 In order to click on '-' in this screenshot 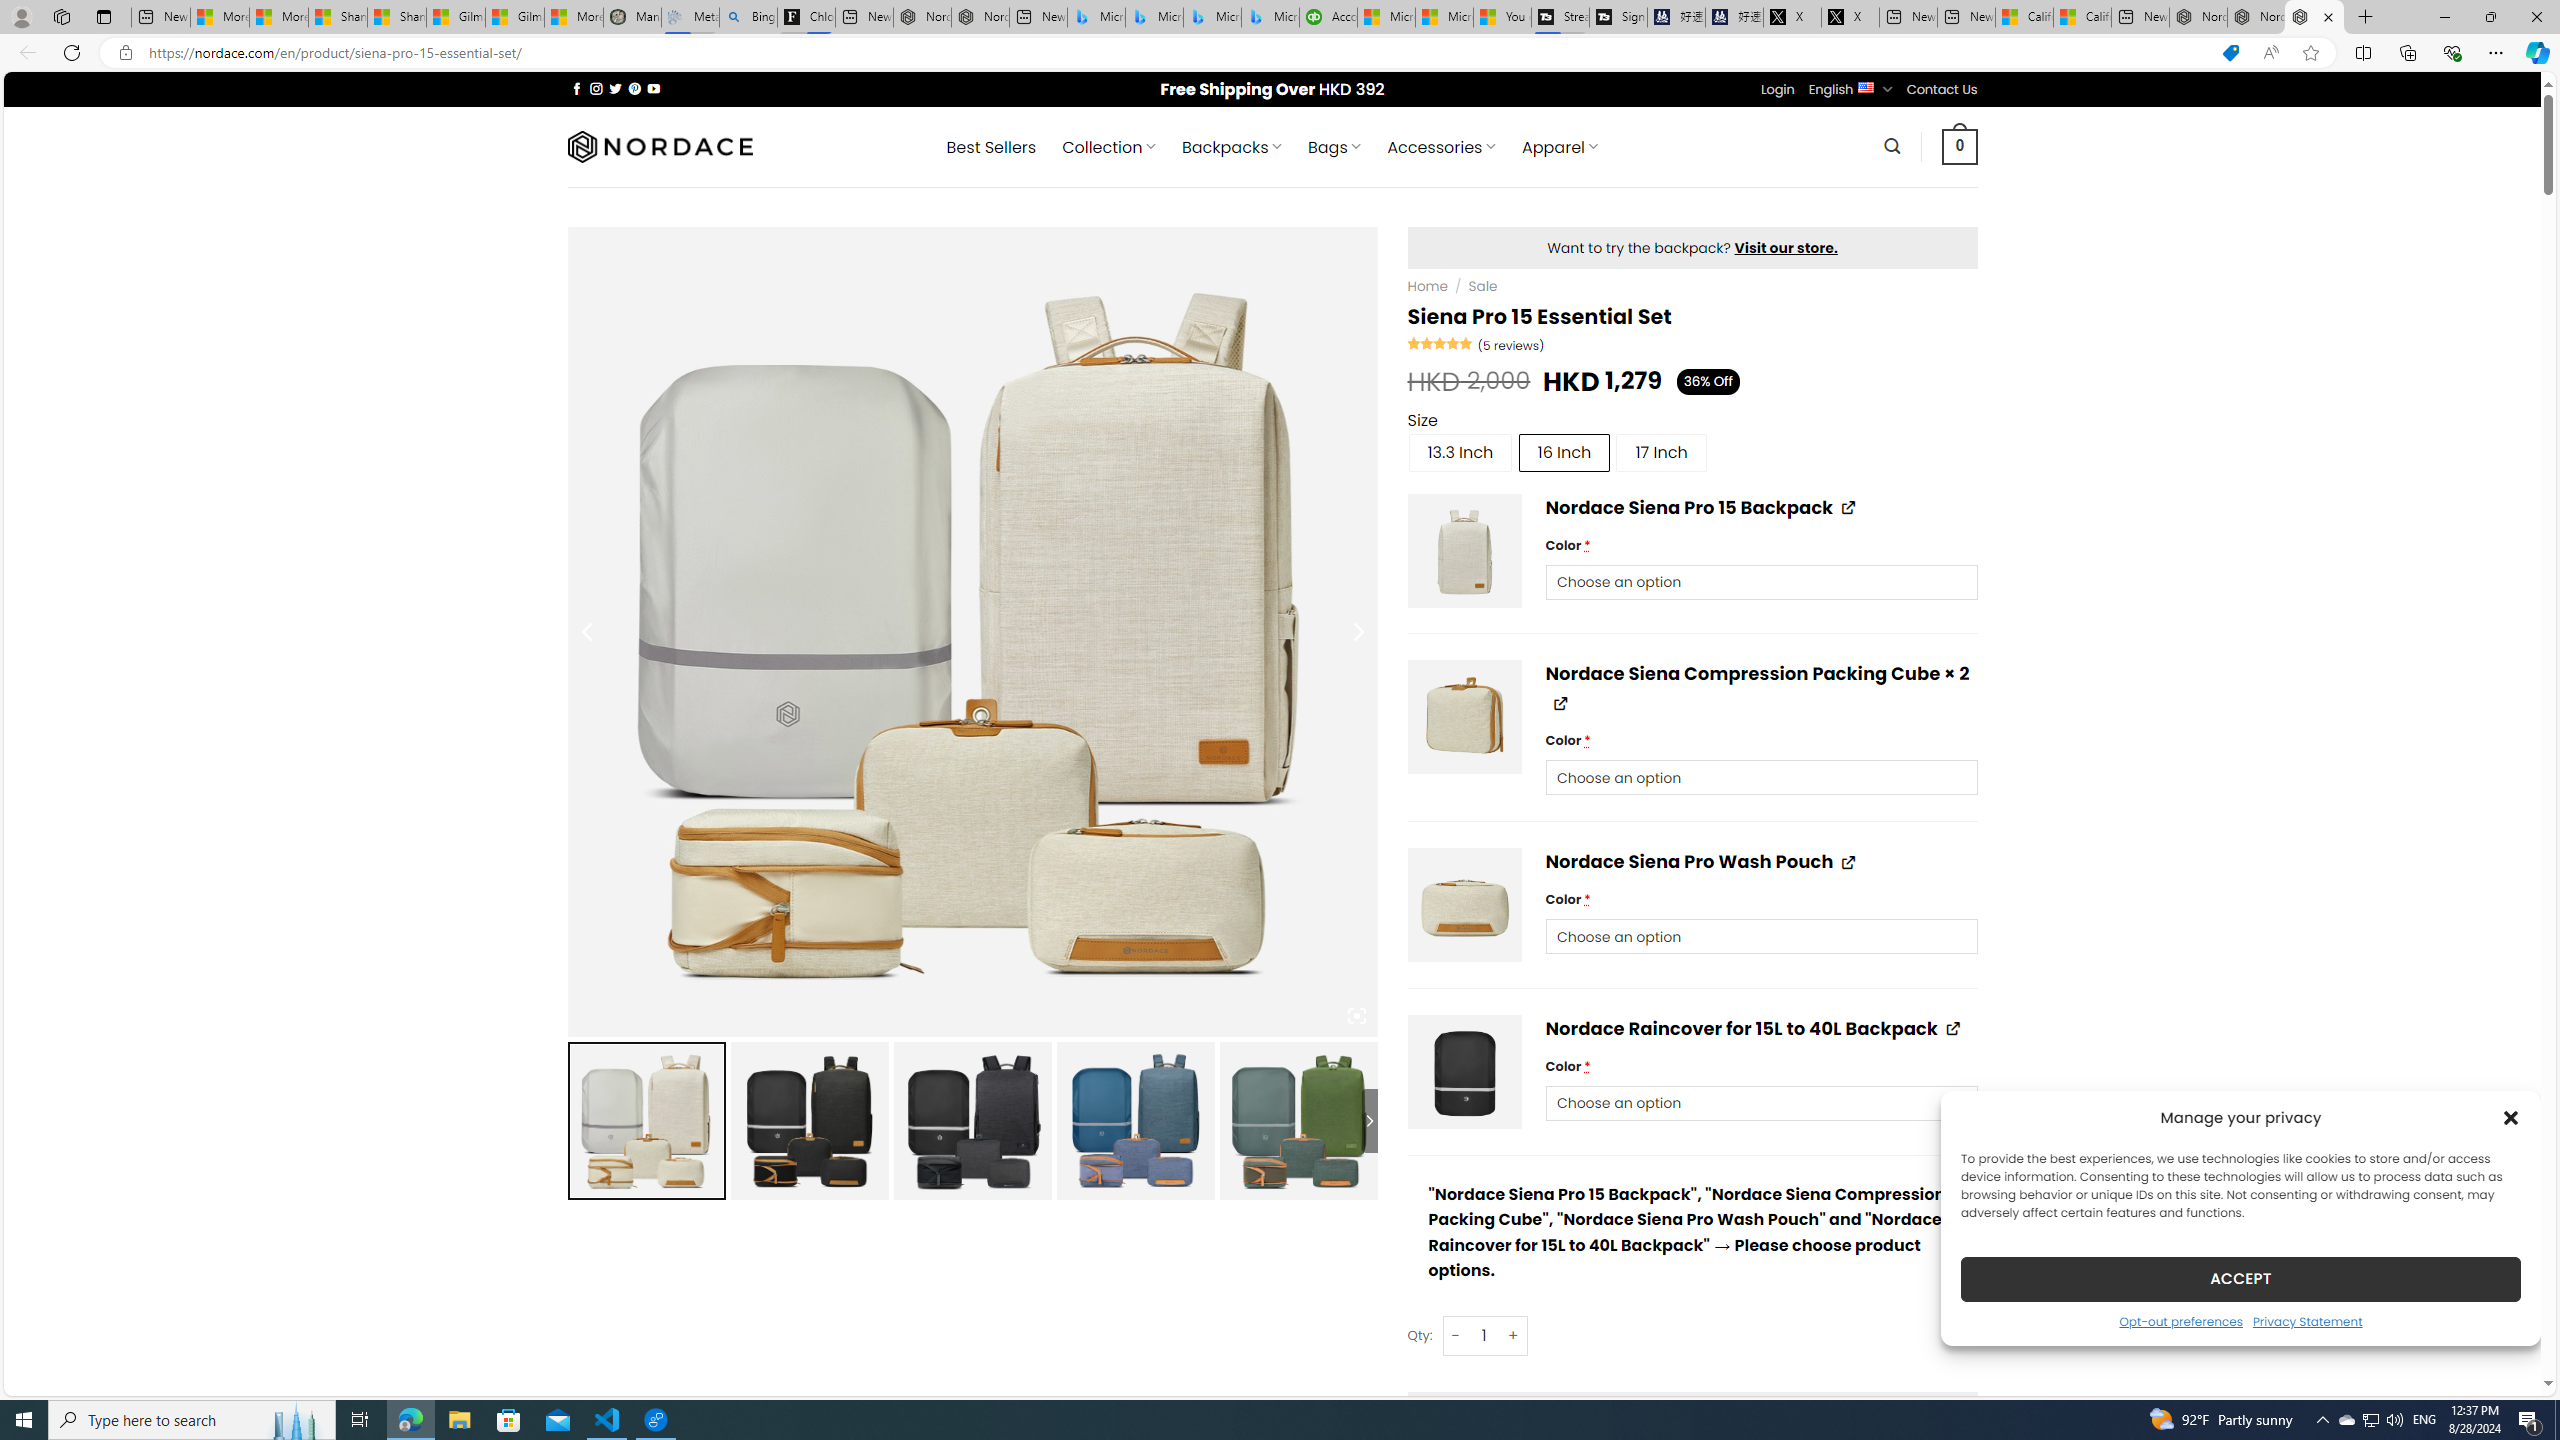, I will do `click(1455, 1334)`.